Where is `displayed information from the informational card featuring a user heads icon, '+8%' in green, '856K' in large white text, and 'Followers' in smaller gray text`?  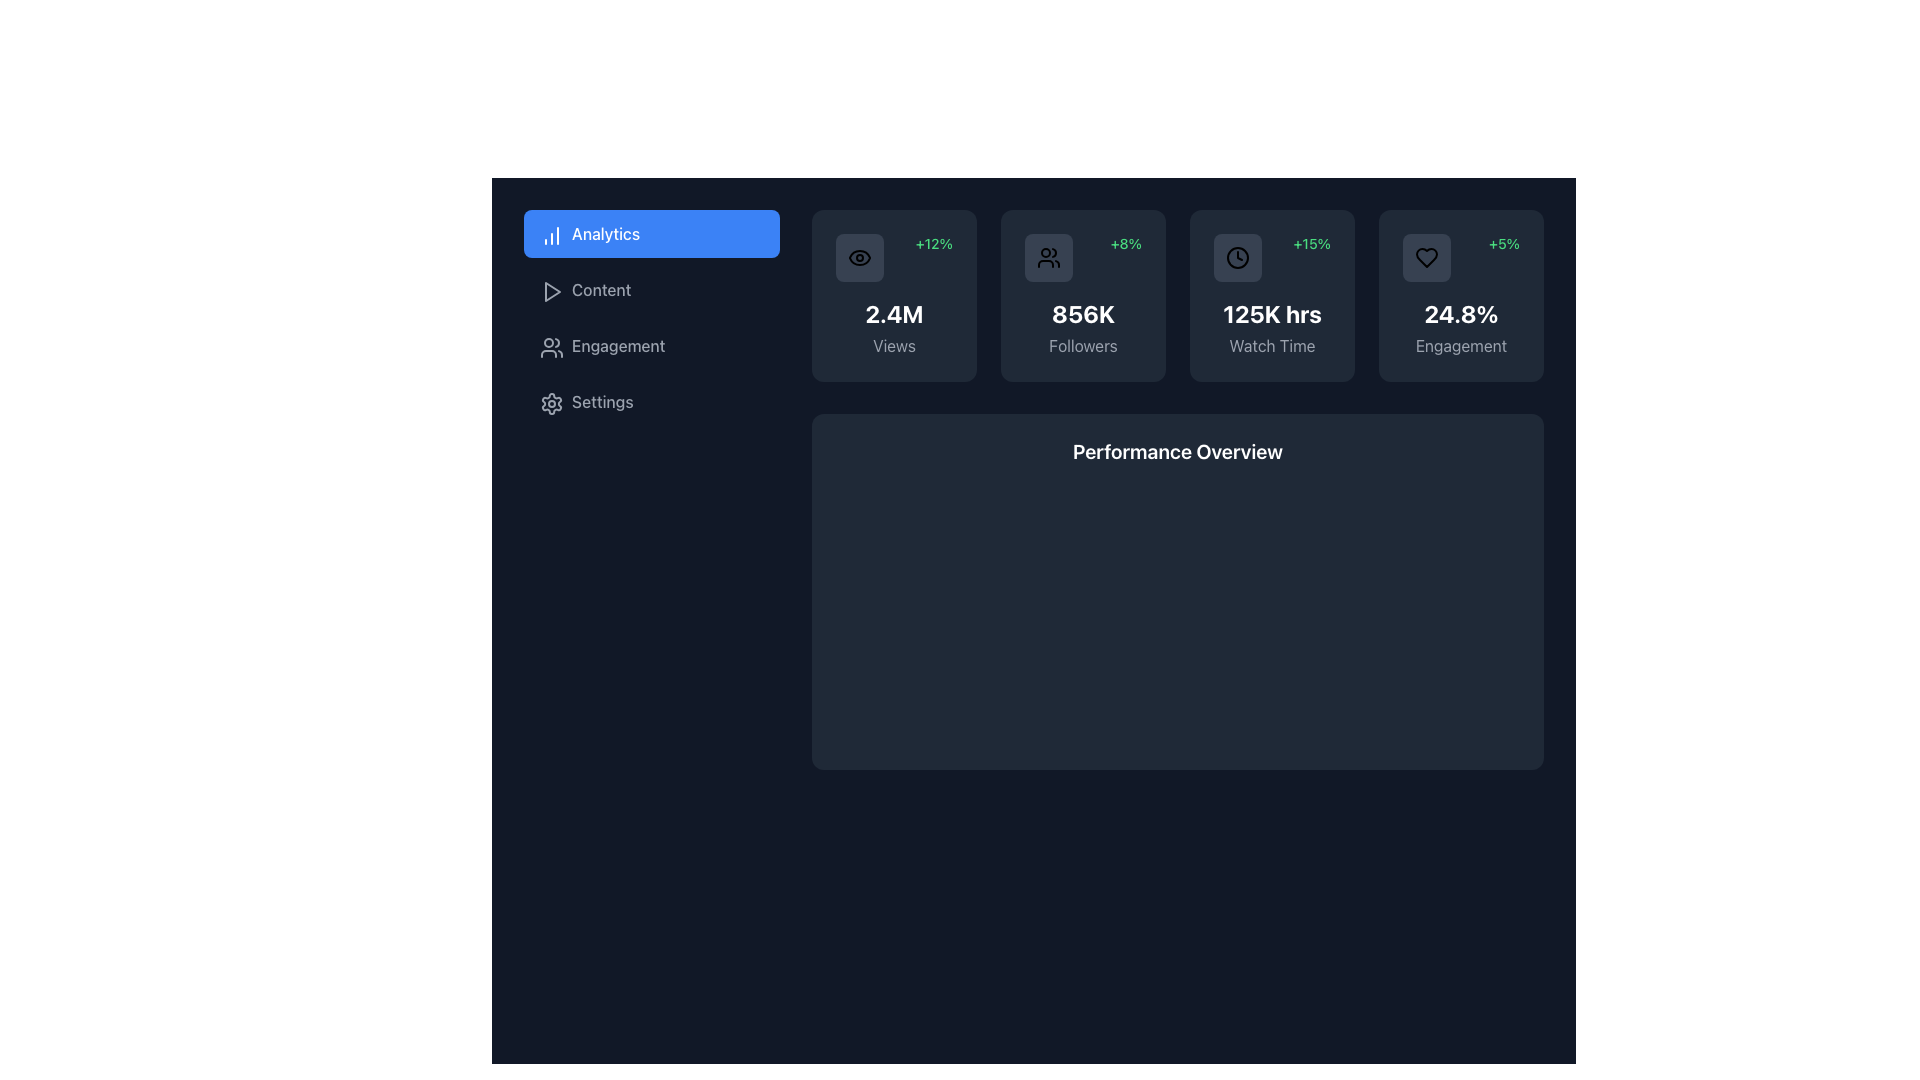
displayed information from the informational card featuring a user heads icon, '+8%' in green, '856K' in large white text, and 'Followers' in smaller gray text is located at coordinates (1082, 296).